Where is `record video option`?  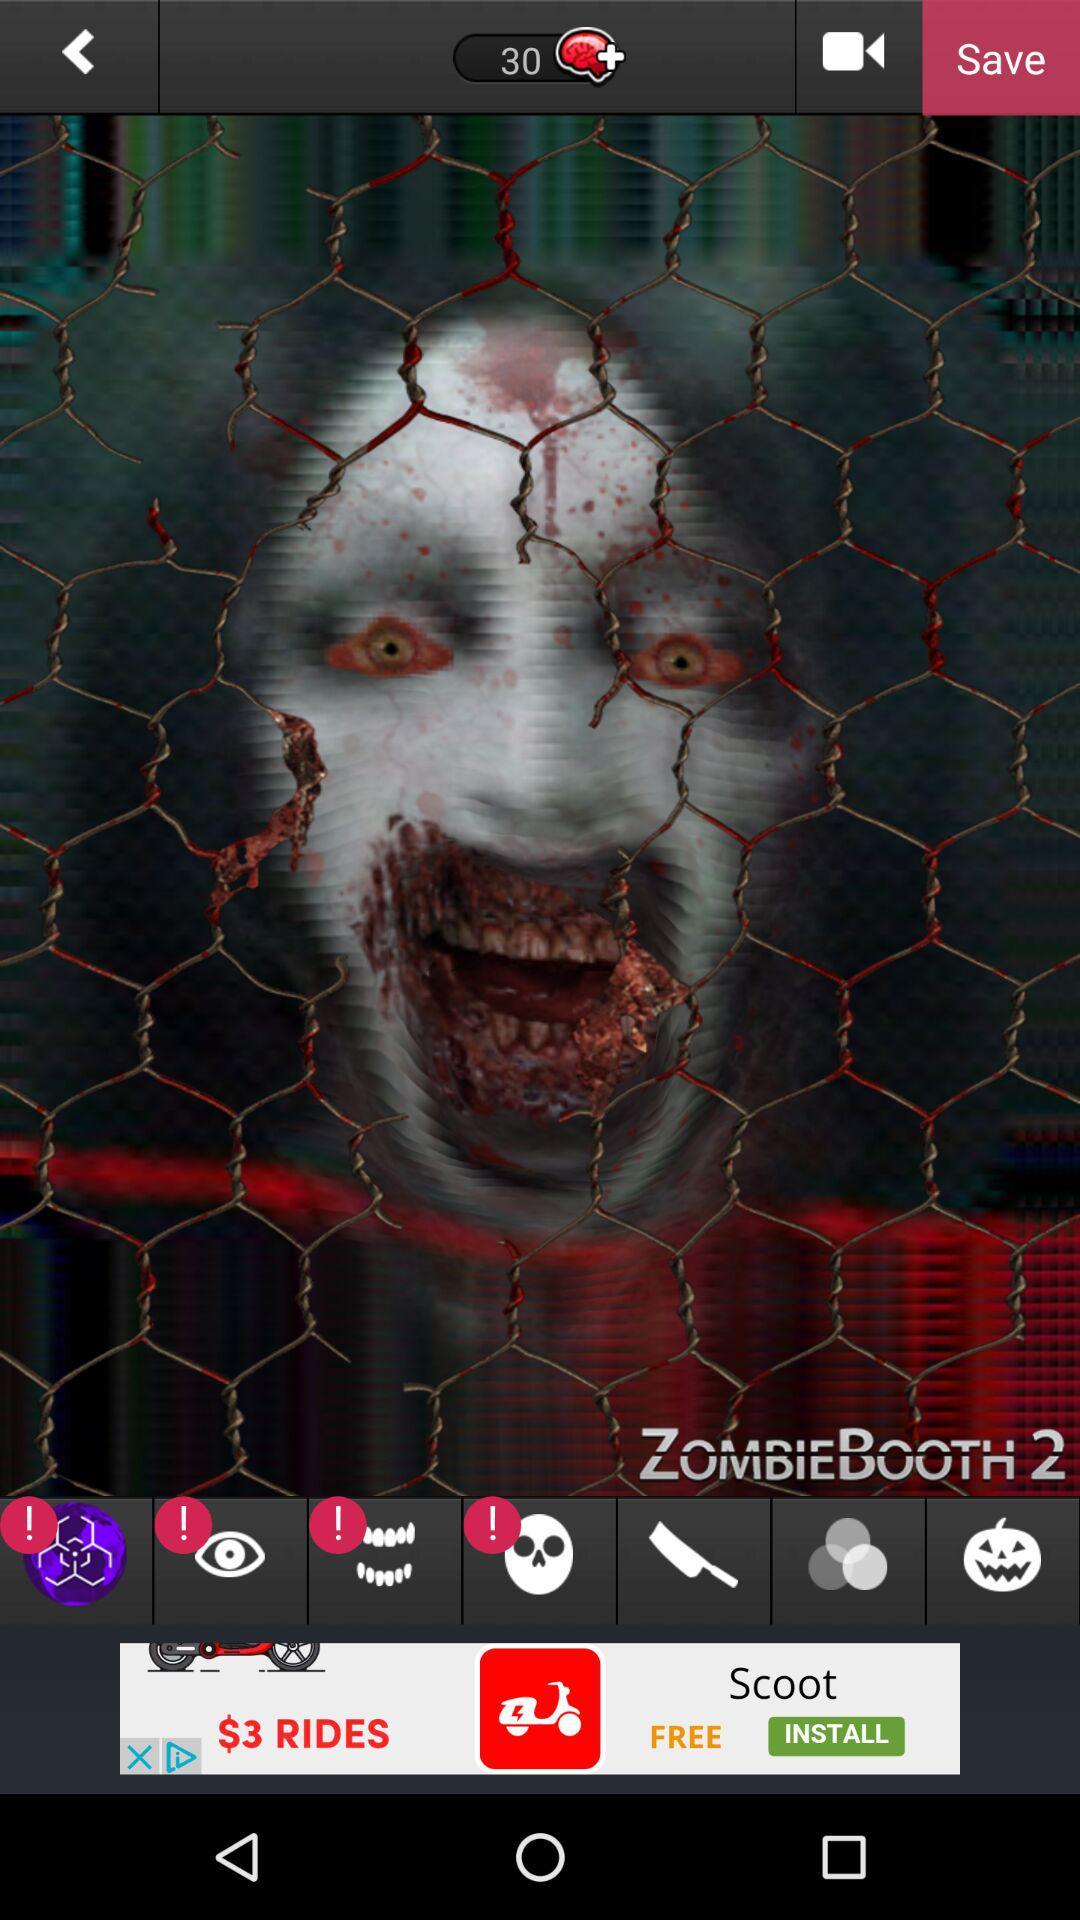
record video option is located at coordinates (854, 57).